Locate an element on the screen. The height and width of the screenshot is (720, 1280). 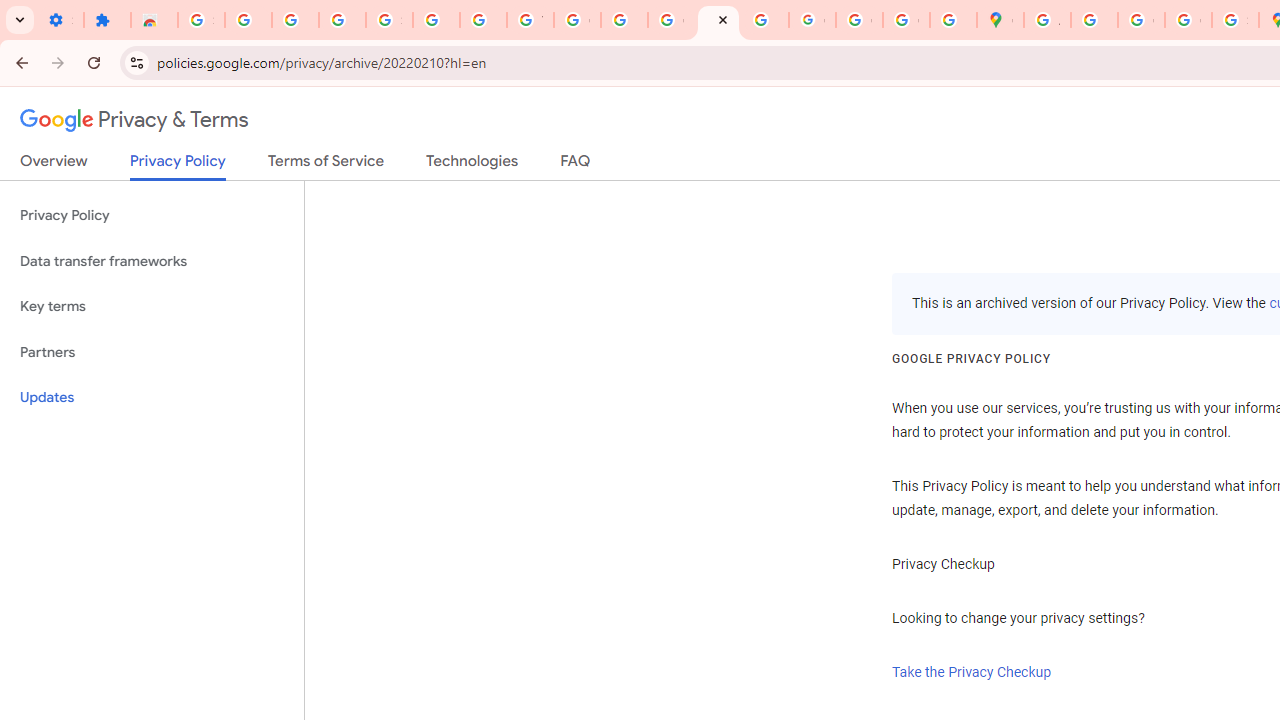
'Extensions' is located at coordinates (106, 20).